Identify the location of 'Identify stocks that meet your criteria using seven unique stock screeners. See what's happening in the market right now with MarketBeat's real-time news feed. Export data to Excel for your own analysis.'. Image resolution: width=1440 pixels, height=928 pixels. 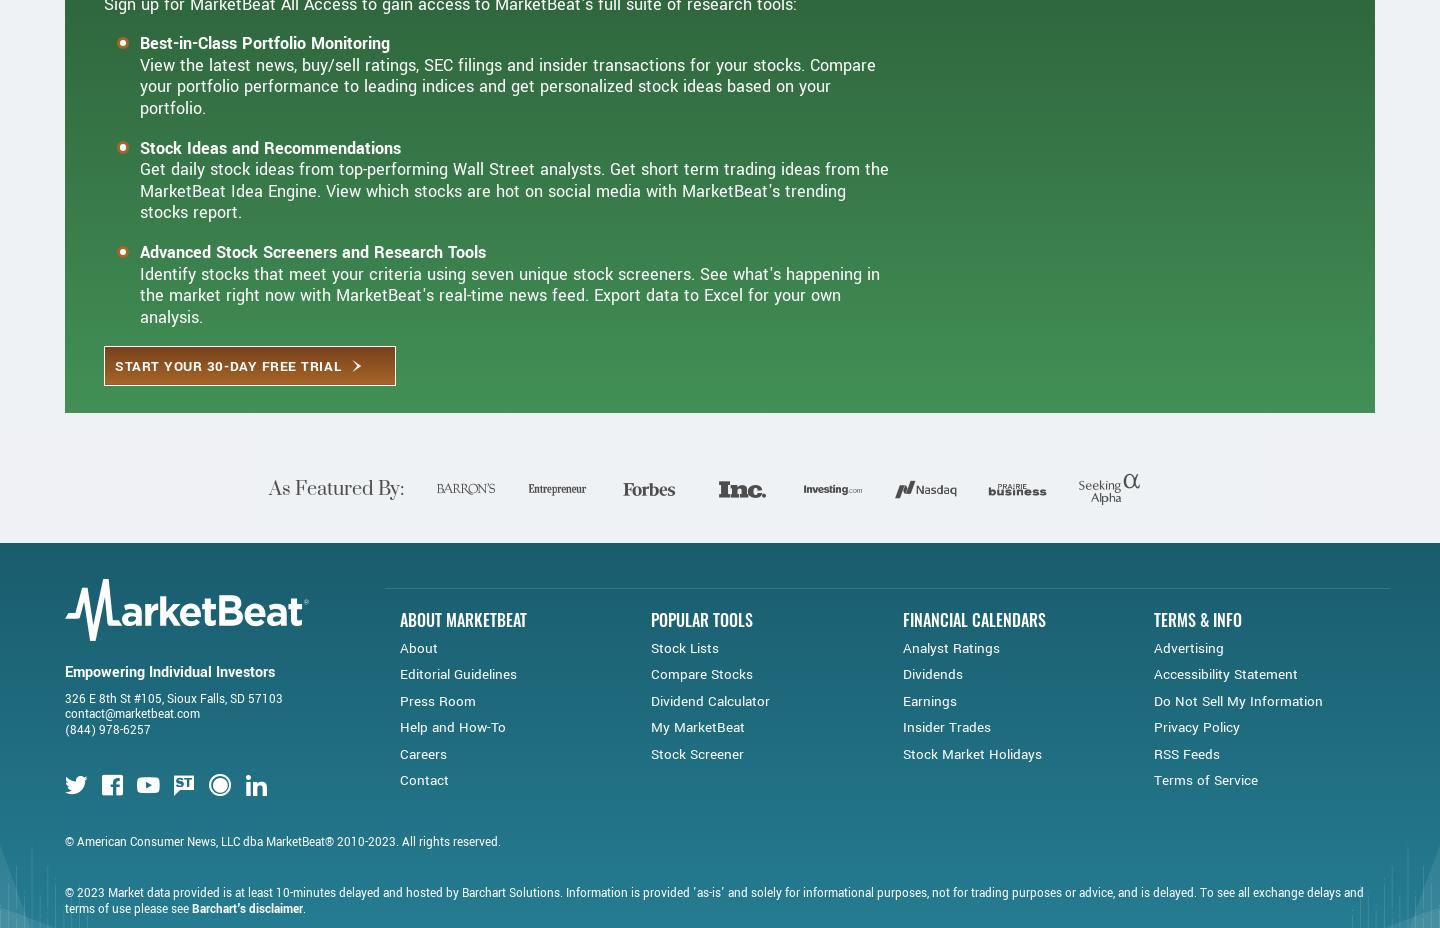
(509, 359).